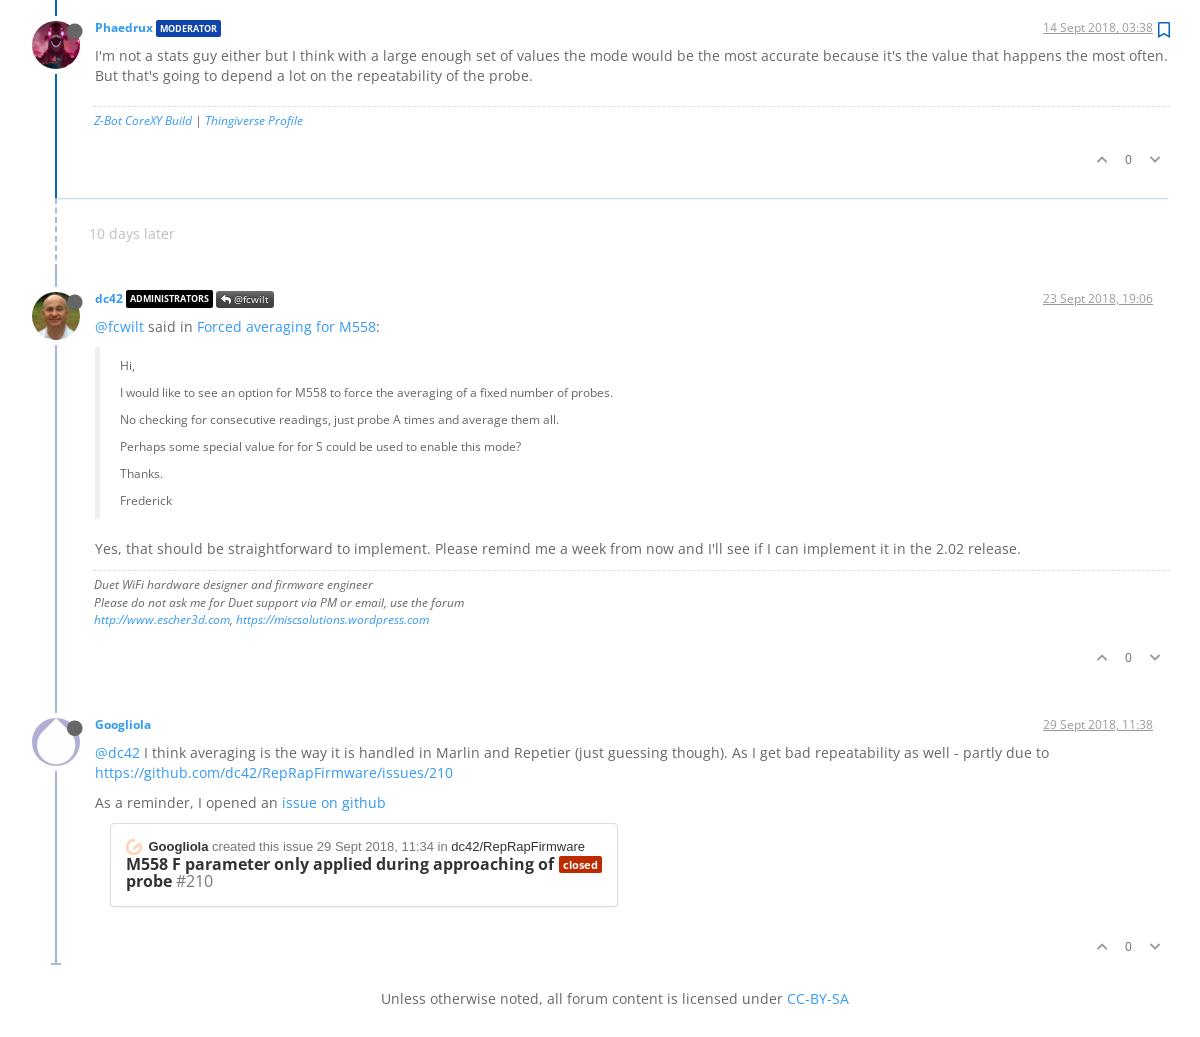  What do you see at coordinates (117, 751) in the screenshot?
I see `'@dc42'` at bounding box center [117, 751].